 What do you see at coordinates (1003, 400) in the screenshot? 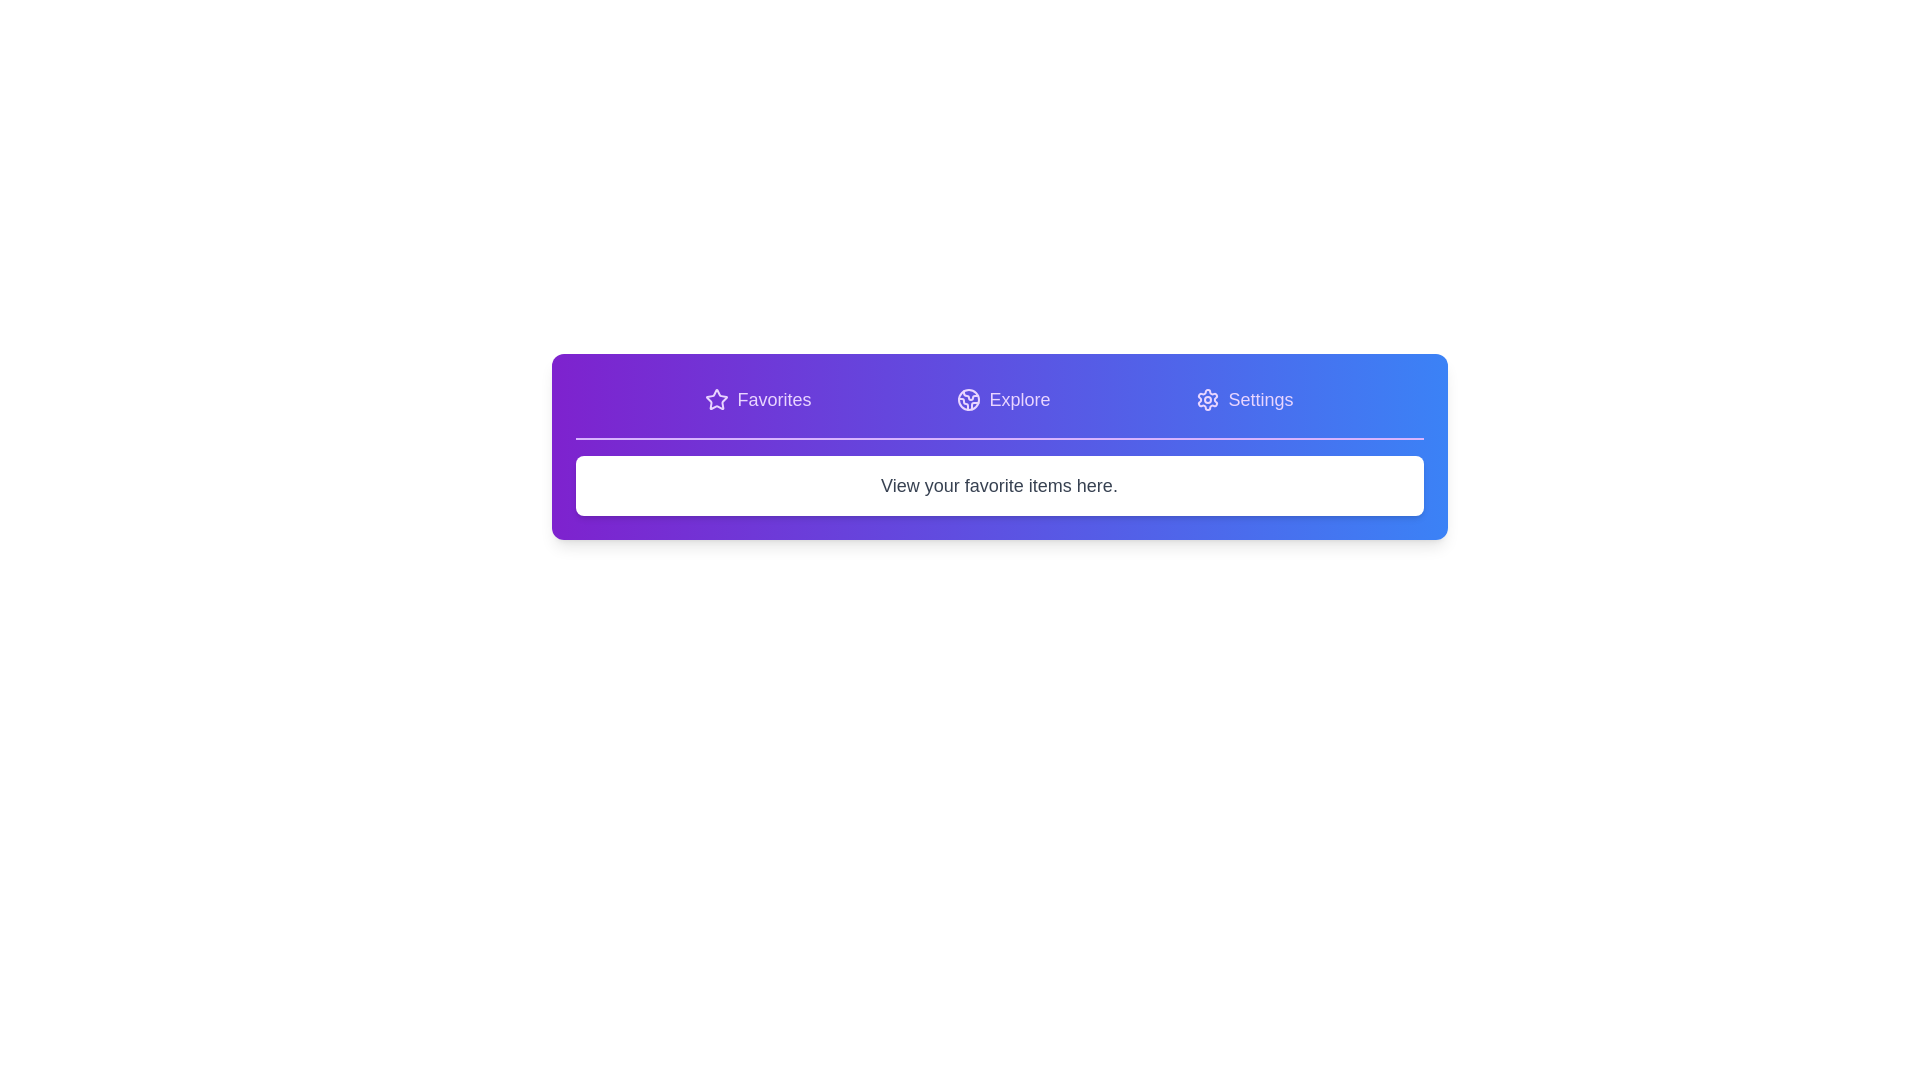
I see `the tab labeled 'Explore' to display its corresponding content` at bounding box center [1003, 400].